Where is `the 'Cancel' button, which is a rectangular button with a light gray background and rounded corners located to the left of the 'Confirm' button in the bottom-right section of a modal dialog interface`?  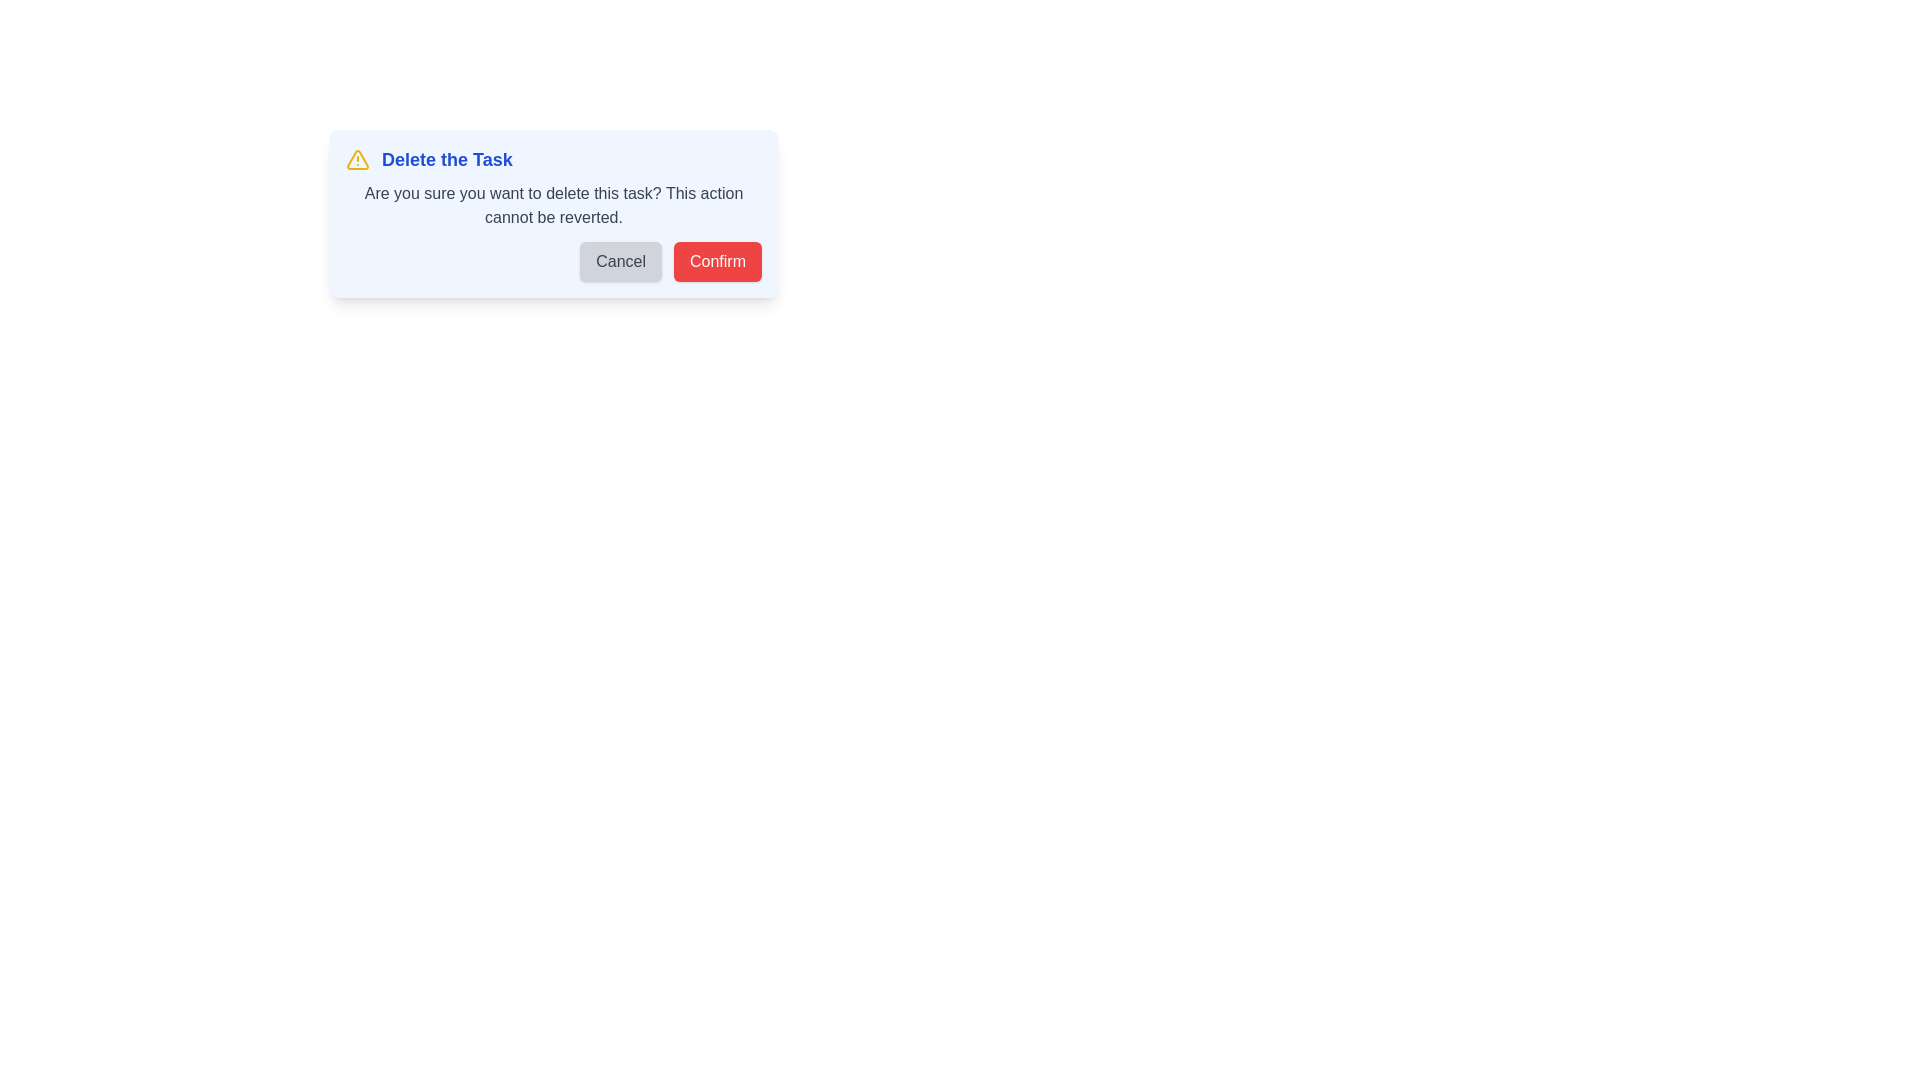
the 'Cancel' button, which is a rectangular button with a light gray background and rounded corners located to the left of the 'Confirm' button in the bottom-right section of a modal dialog interface is located at coordinates (620, 261).